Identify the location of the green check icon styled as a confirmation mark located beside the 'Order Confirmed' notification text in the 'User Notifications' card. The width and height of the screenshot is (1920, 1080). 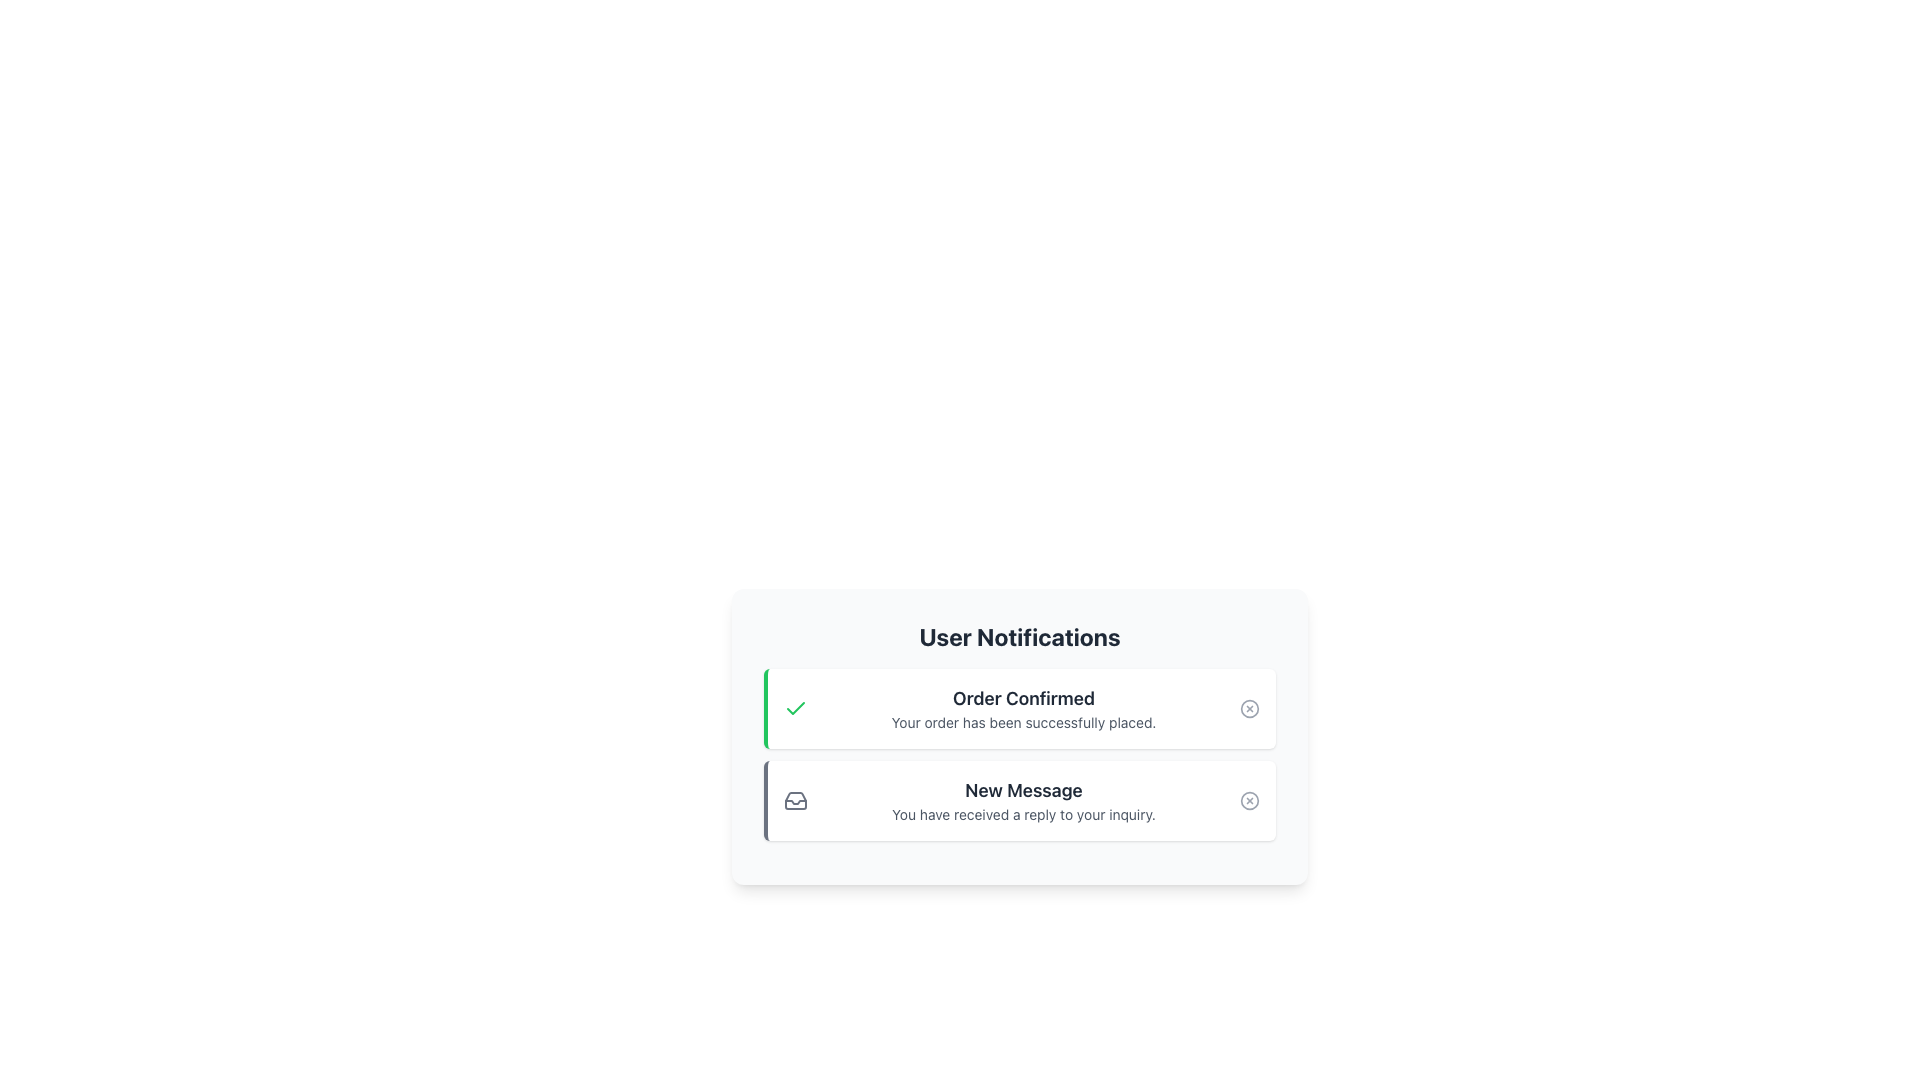
(795, 708).